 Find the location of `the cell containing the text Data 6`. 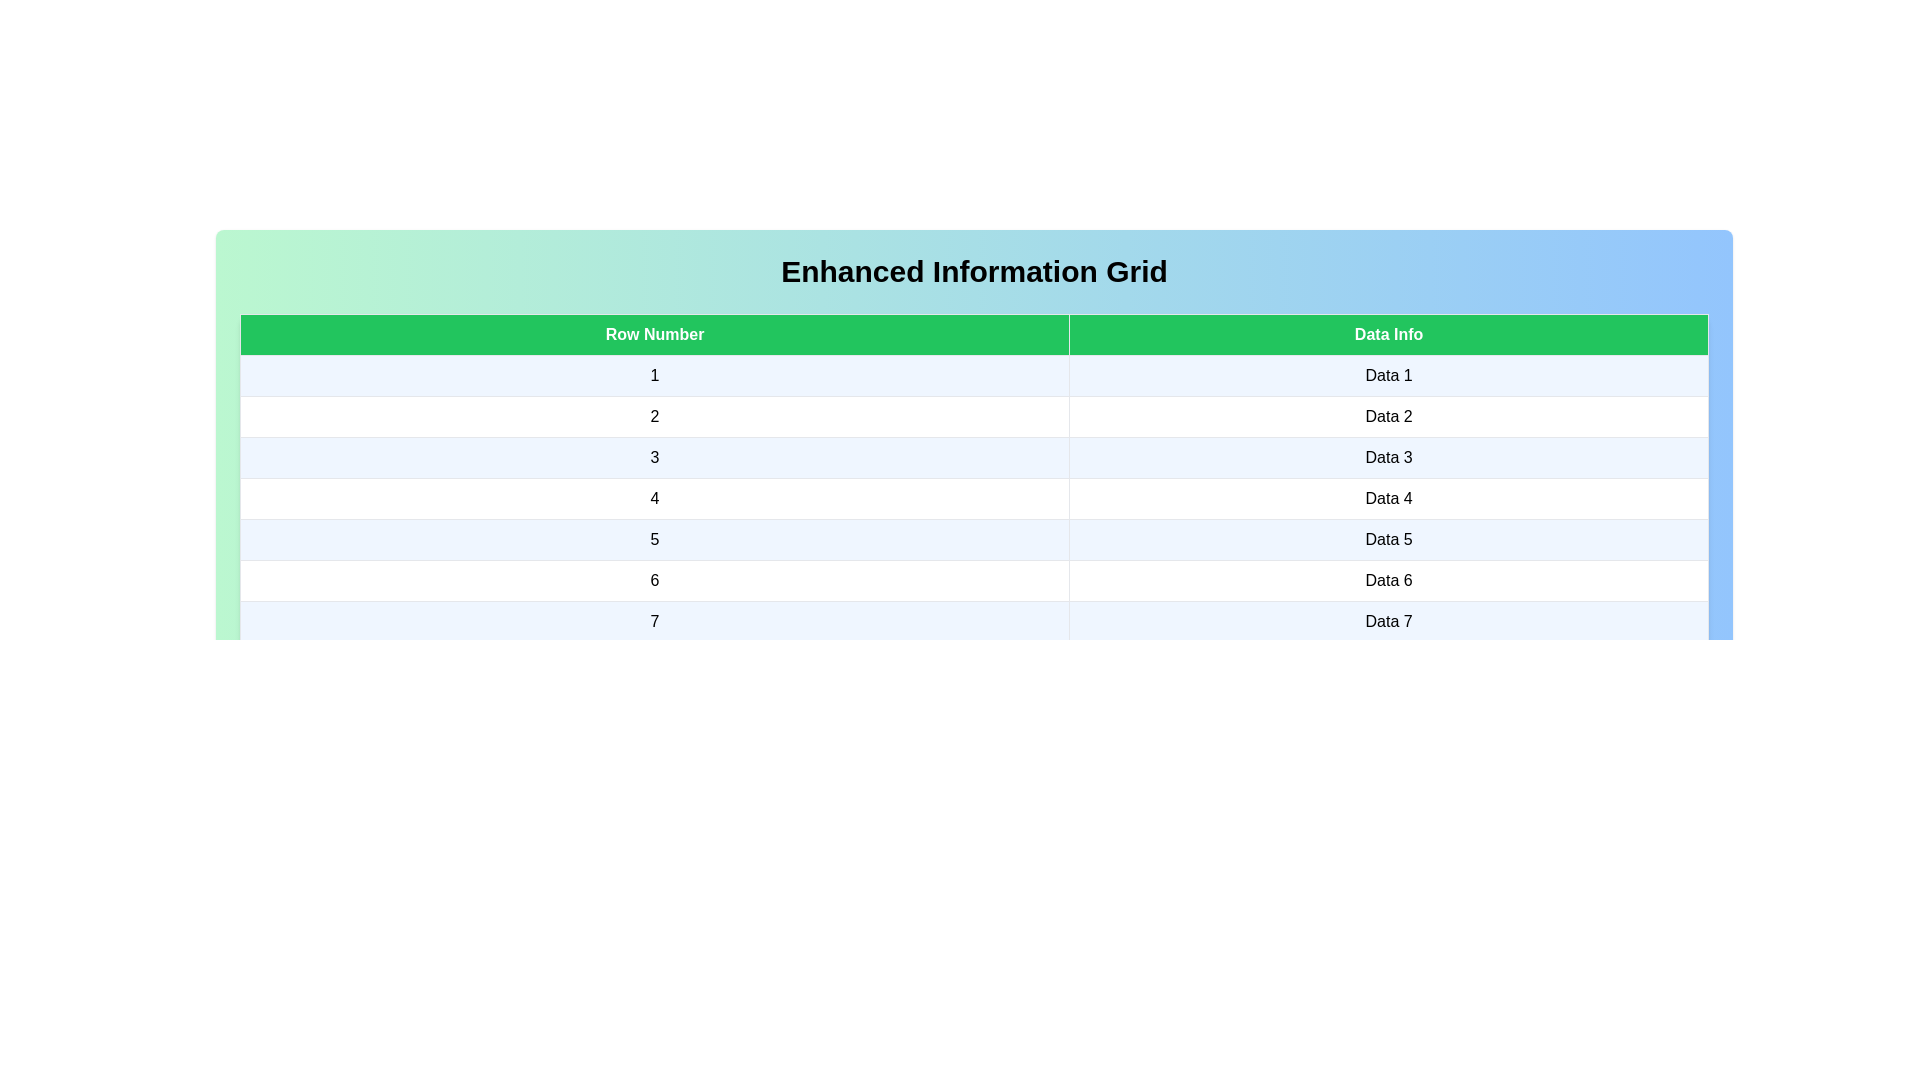

the cell containing the text Data 6 is located at coordinates (1388, 581).